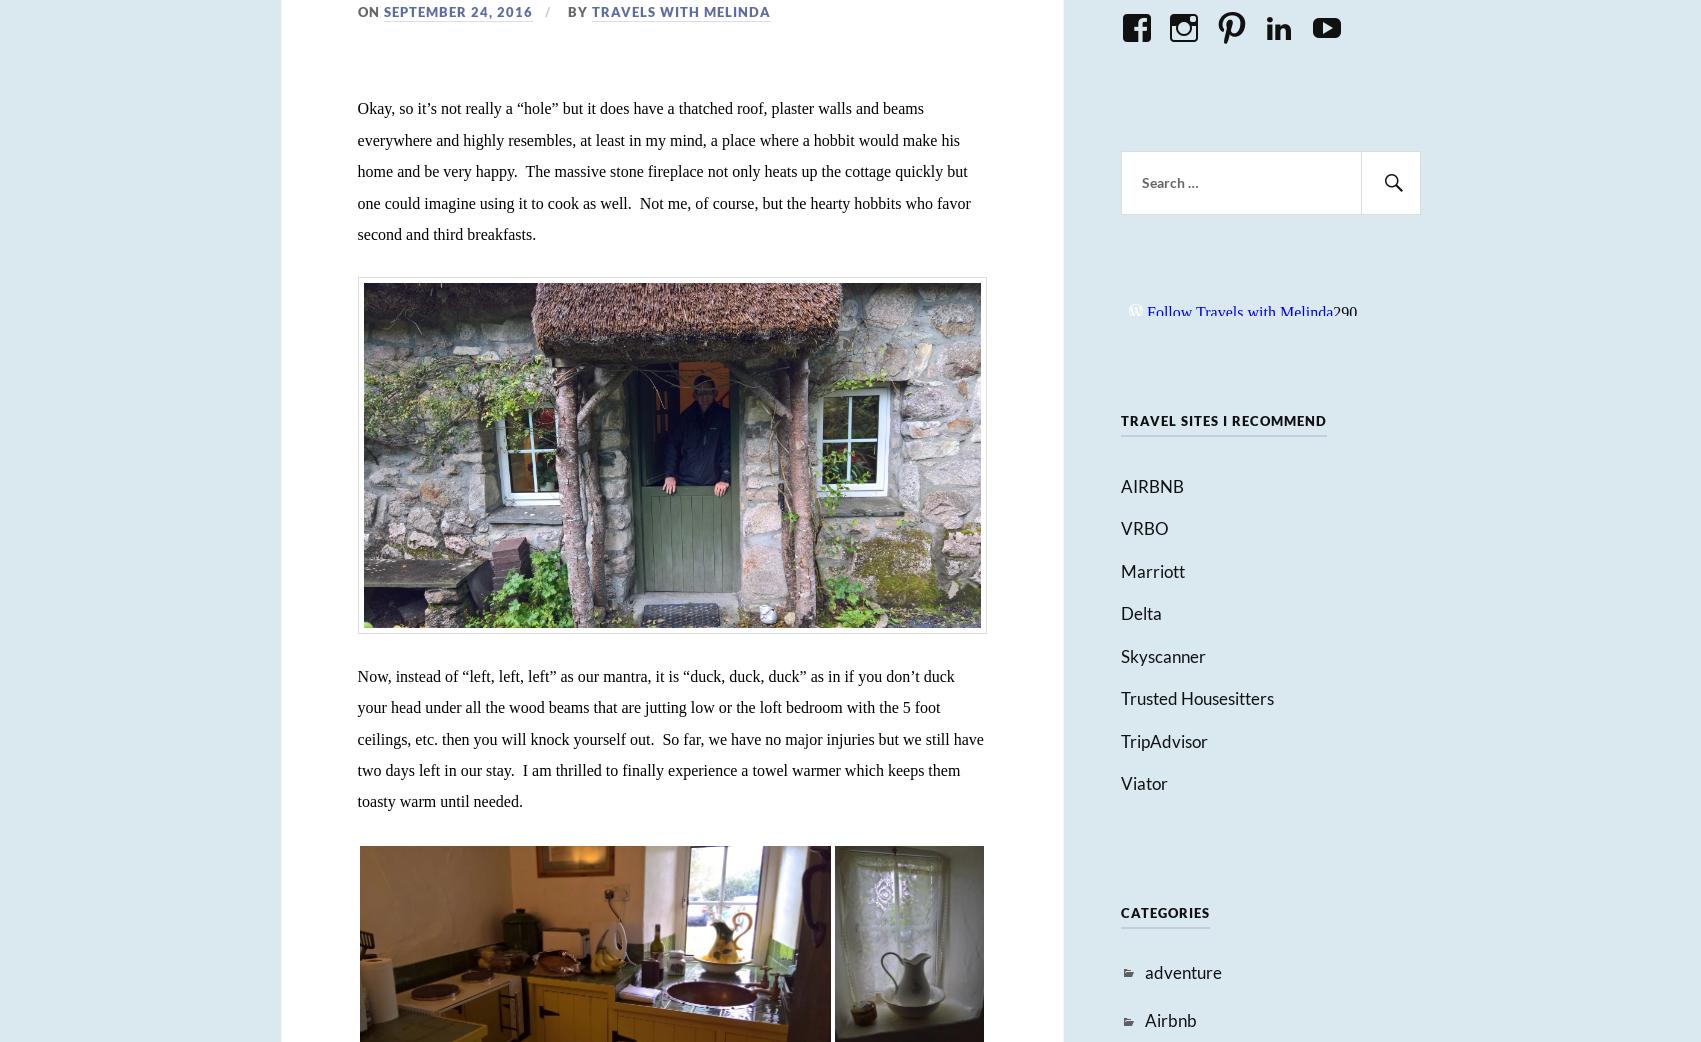  What do you see at coordinates (1150, 569) in the screenshot?
I see `'Marriott'` at bounding box center [1150, 569].